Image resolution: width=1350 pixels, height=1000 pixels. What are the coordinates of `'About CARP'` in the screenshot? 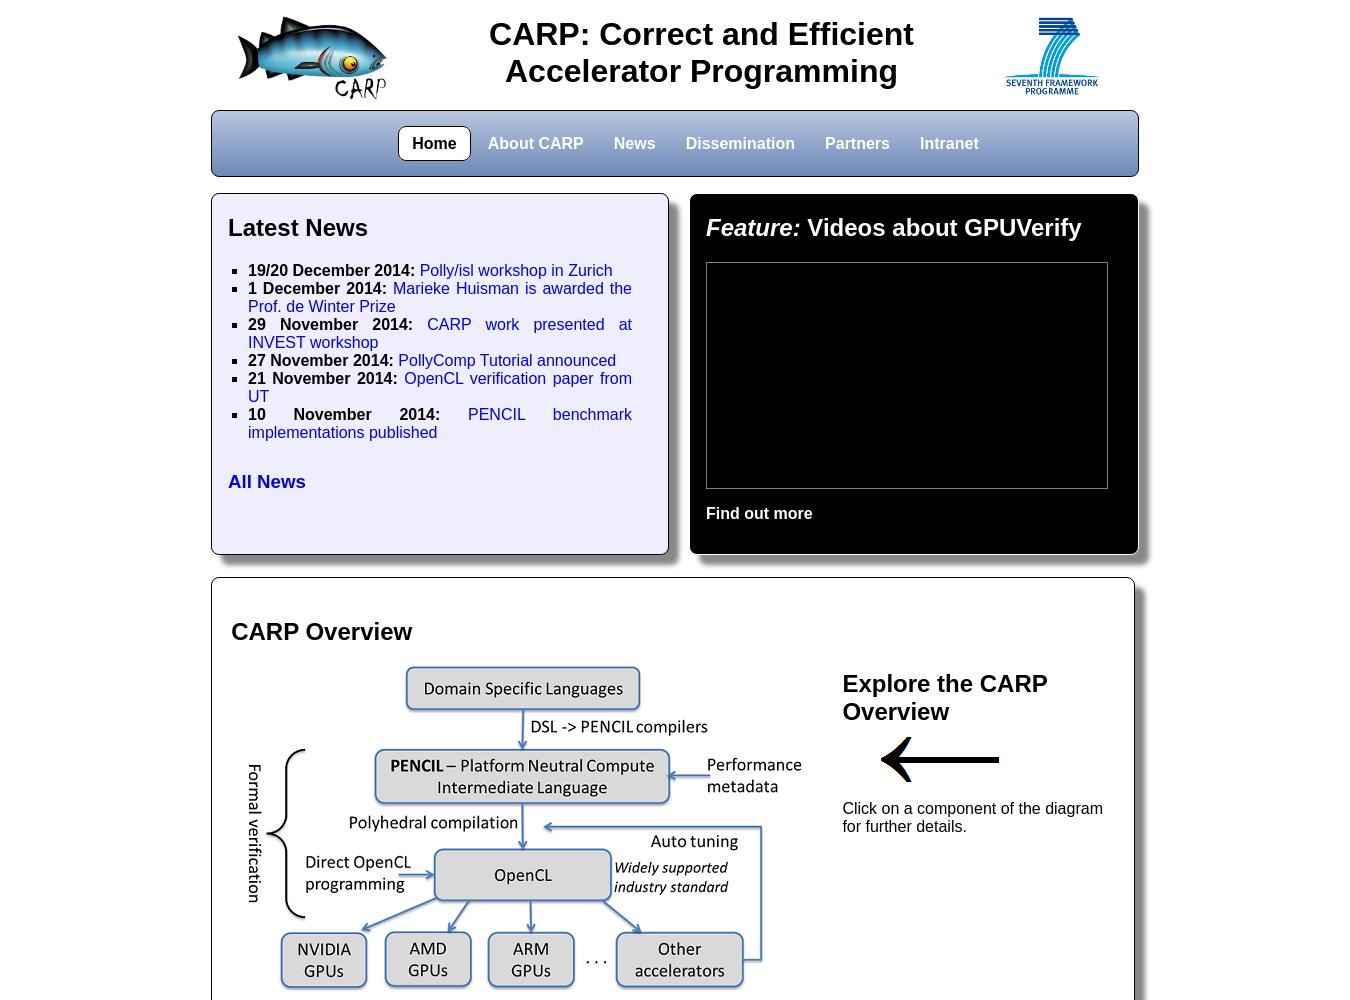 It's located at (534, 142).